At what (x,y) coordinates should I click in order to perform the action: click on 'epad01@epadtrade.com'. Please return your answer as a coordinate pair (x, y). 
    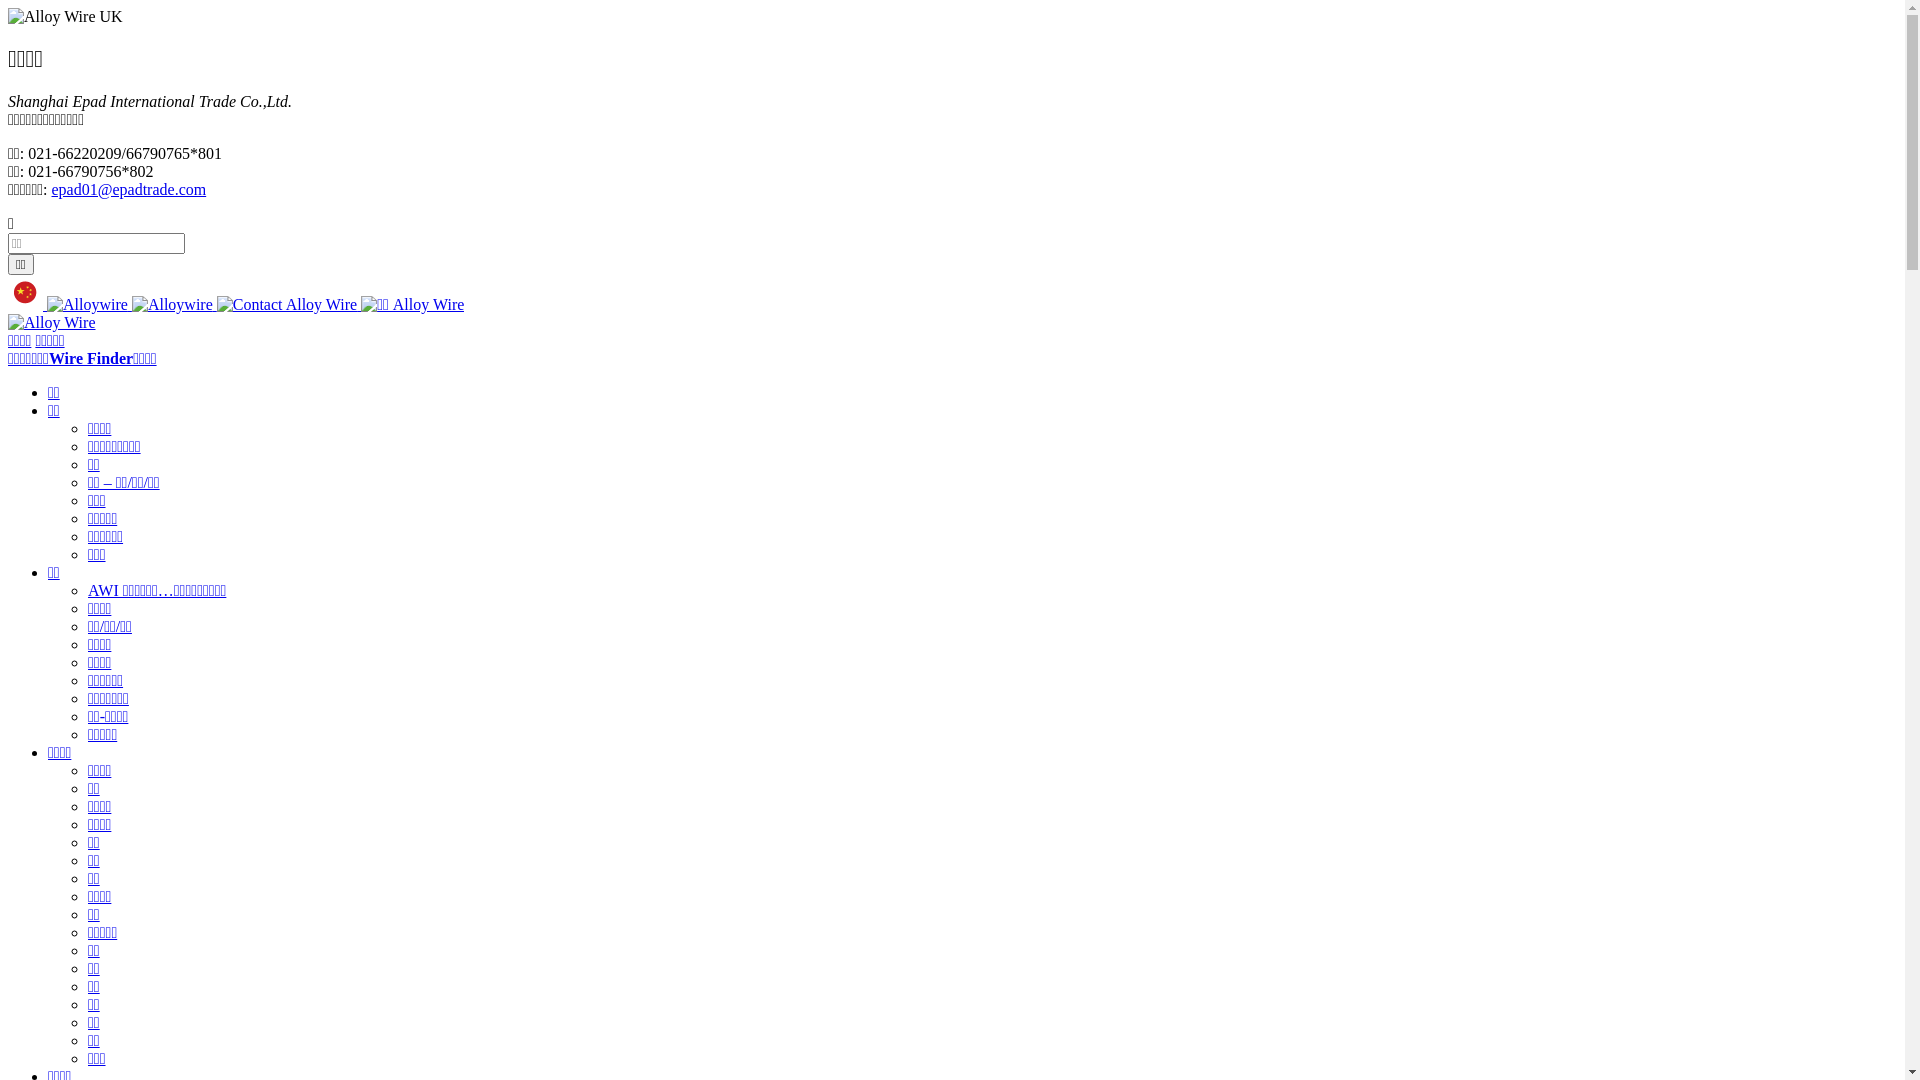
    Looking at the image, I should click on (128, 189).